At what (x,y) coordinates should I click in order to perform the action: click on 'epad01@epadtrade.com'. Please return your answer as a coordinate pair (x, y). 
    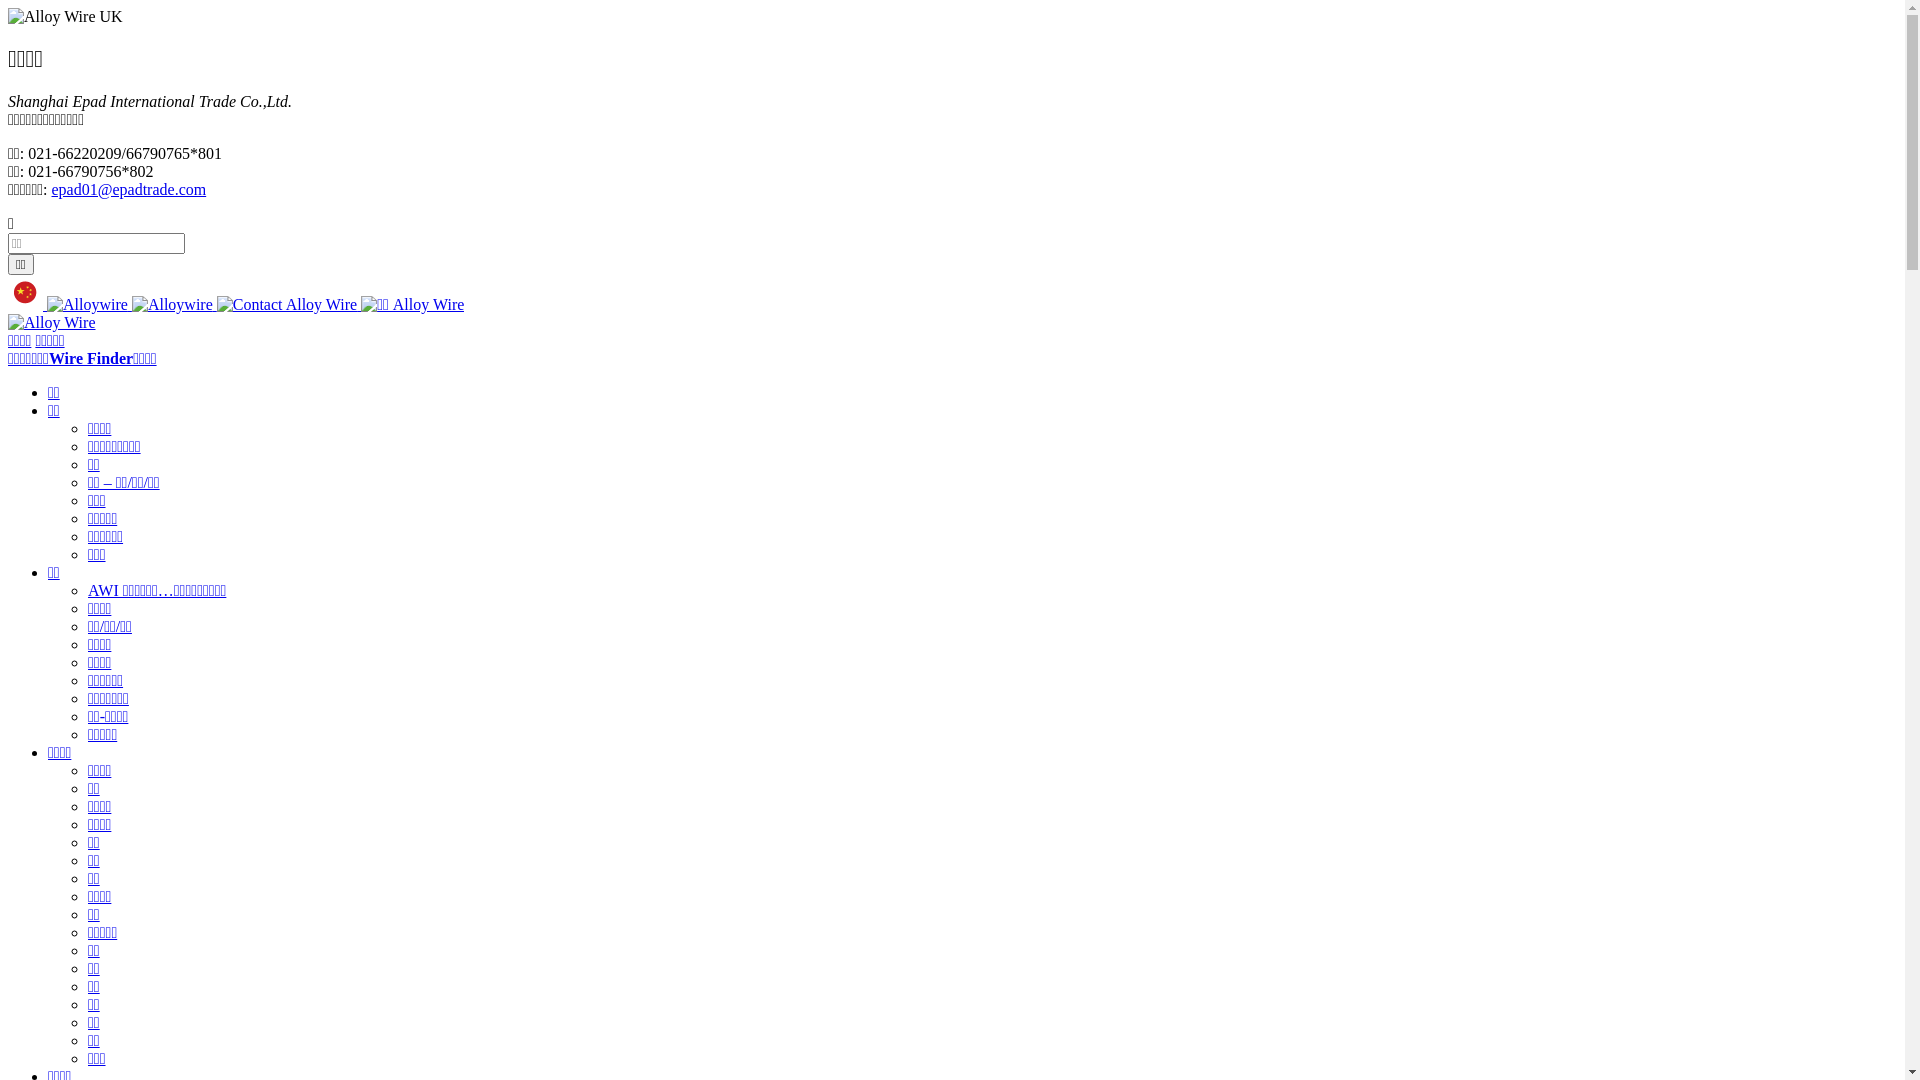
    Looking at the image, I should click on (128, 189).